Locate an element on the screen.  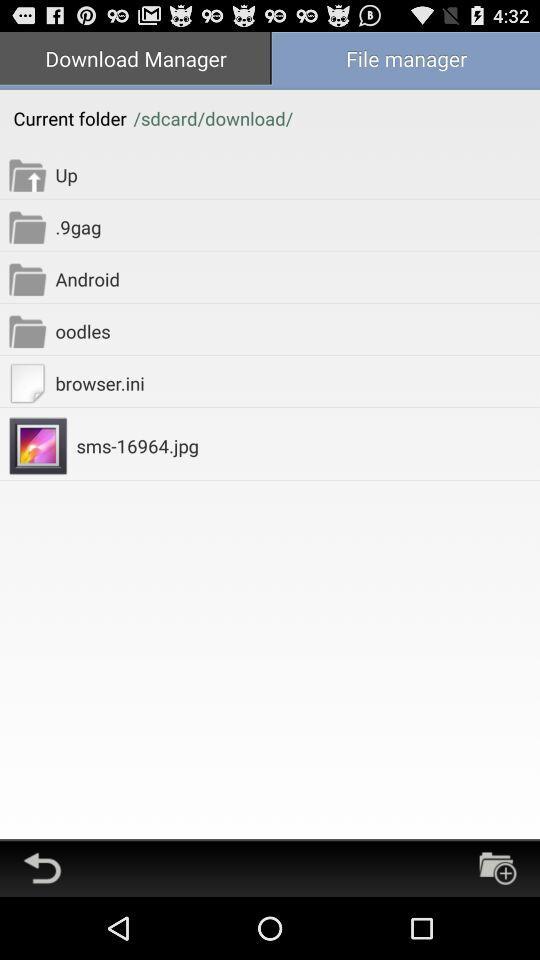
app below up item is located at coordinates (296, 226).